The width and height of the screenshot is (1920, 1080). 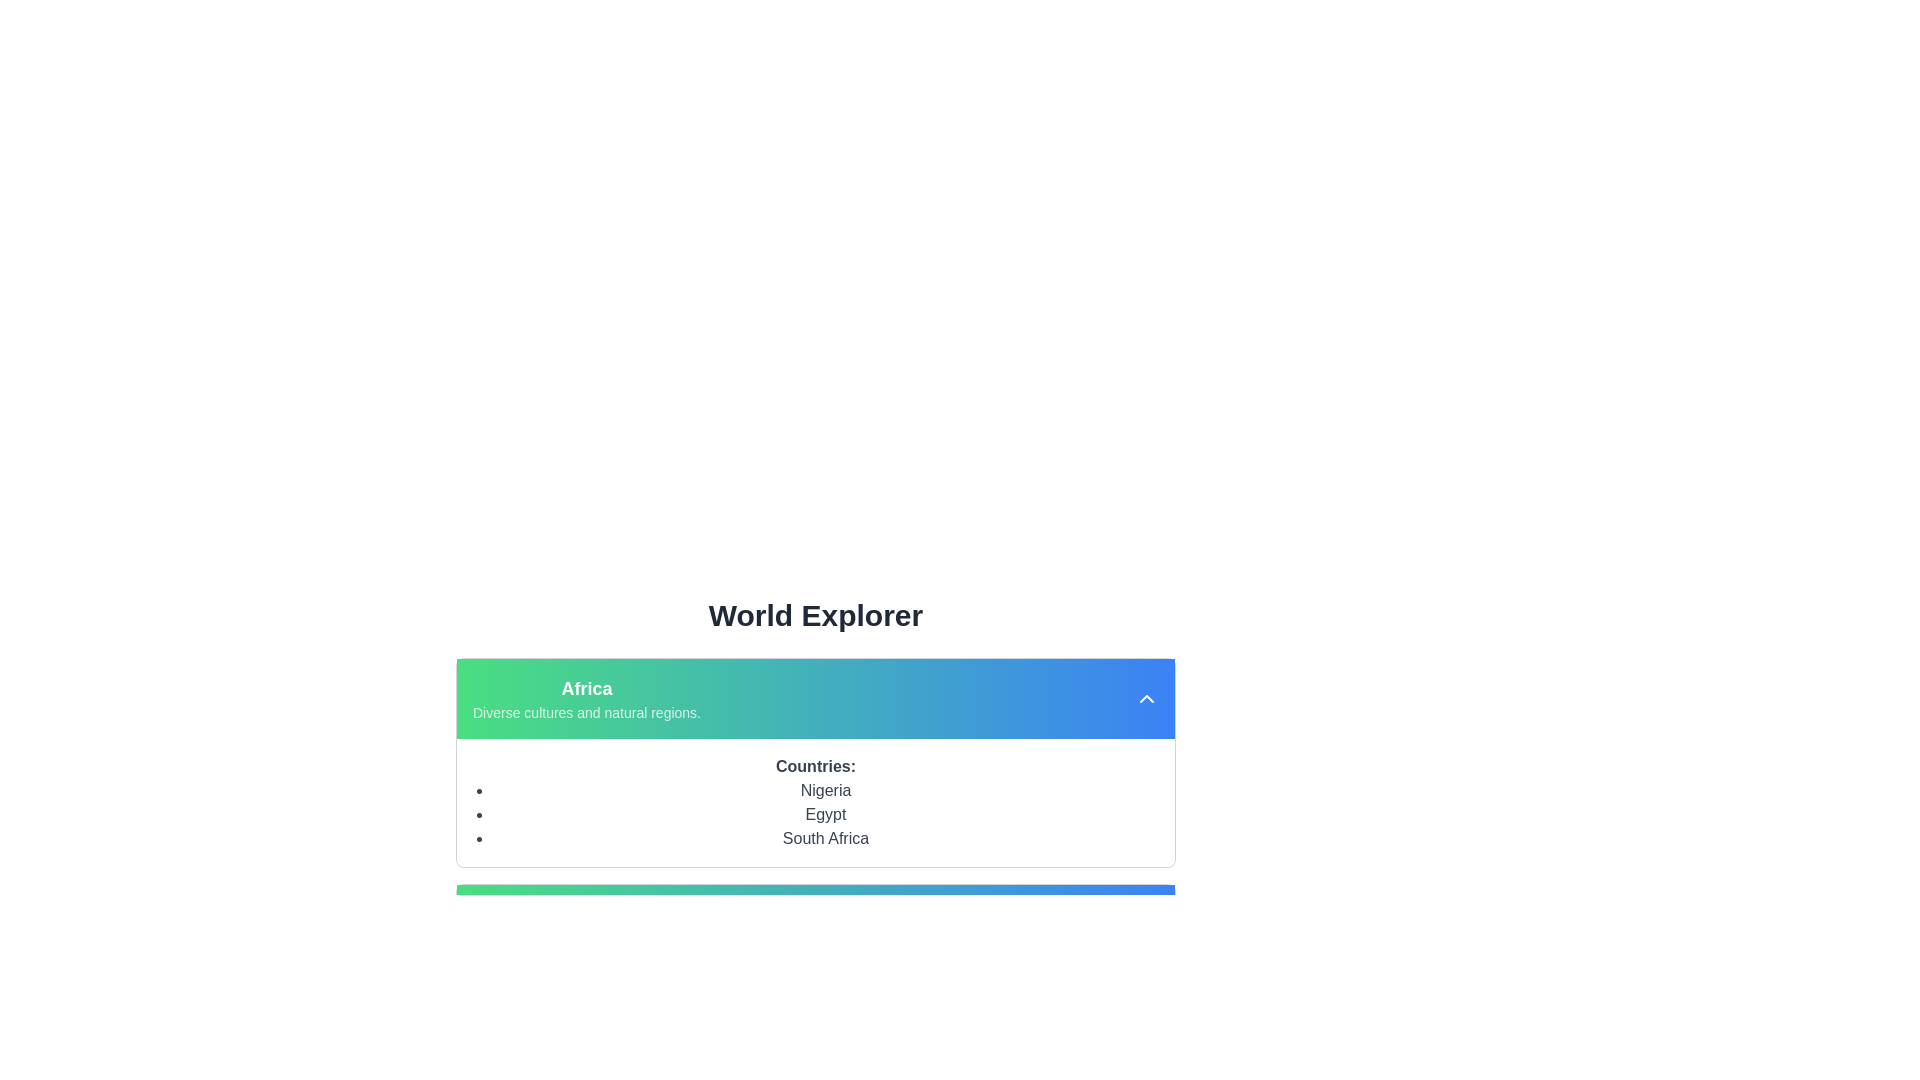 I want to click on the Informational Card about Africa, so click(x=816, y=859).